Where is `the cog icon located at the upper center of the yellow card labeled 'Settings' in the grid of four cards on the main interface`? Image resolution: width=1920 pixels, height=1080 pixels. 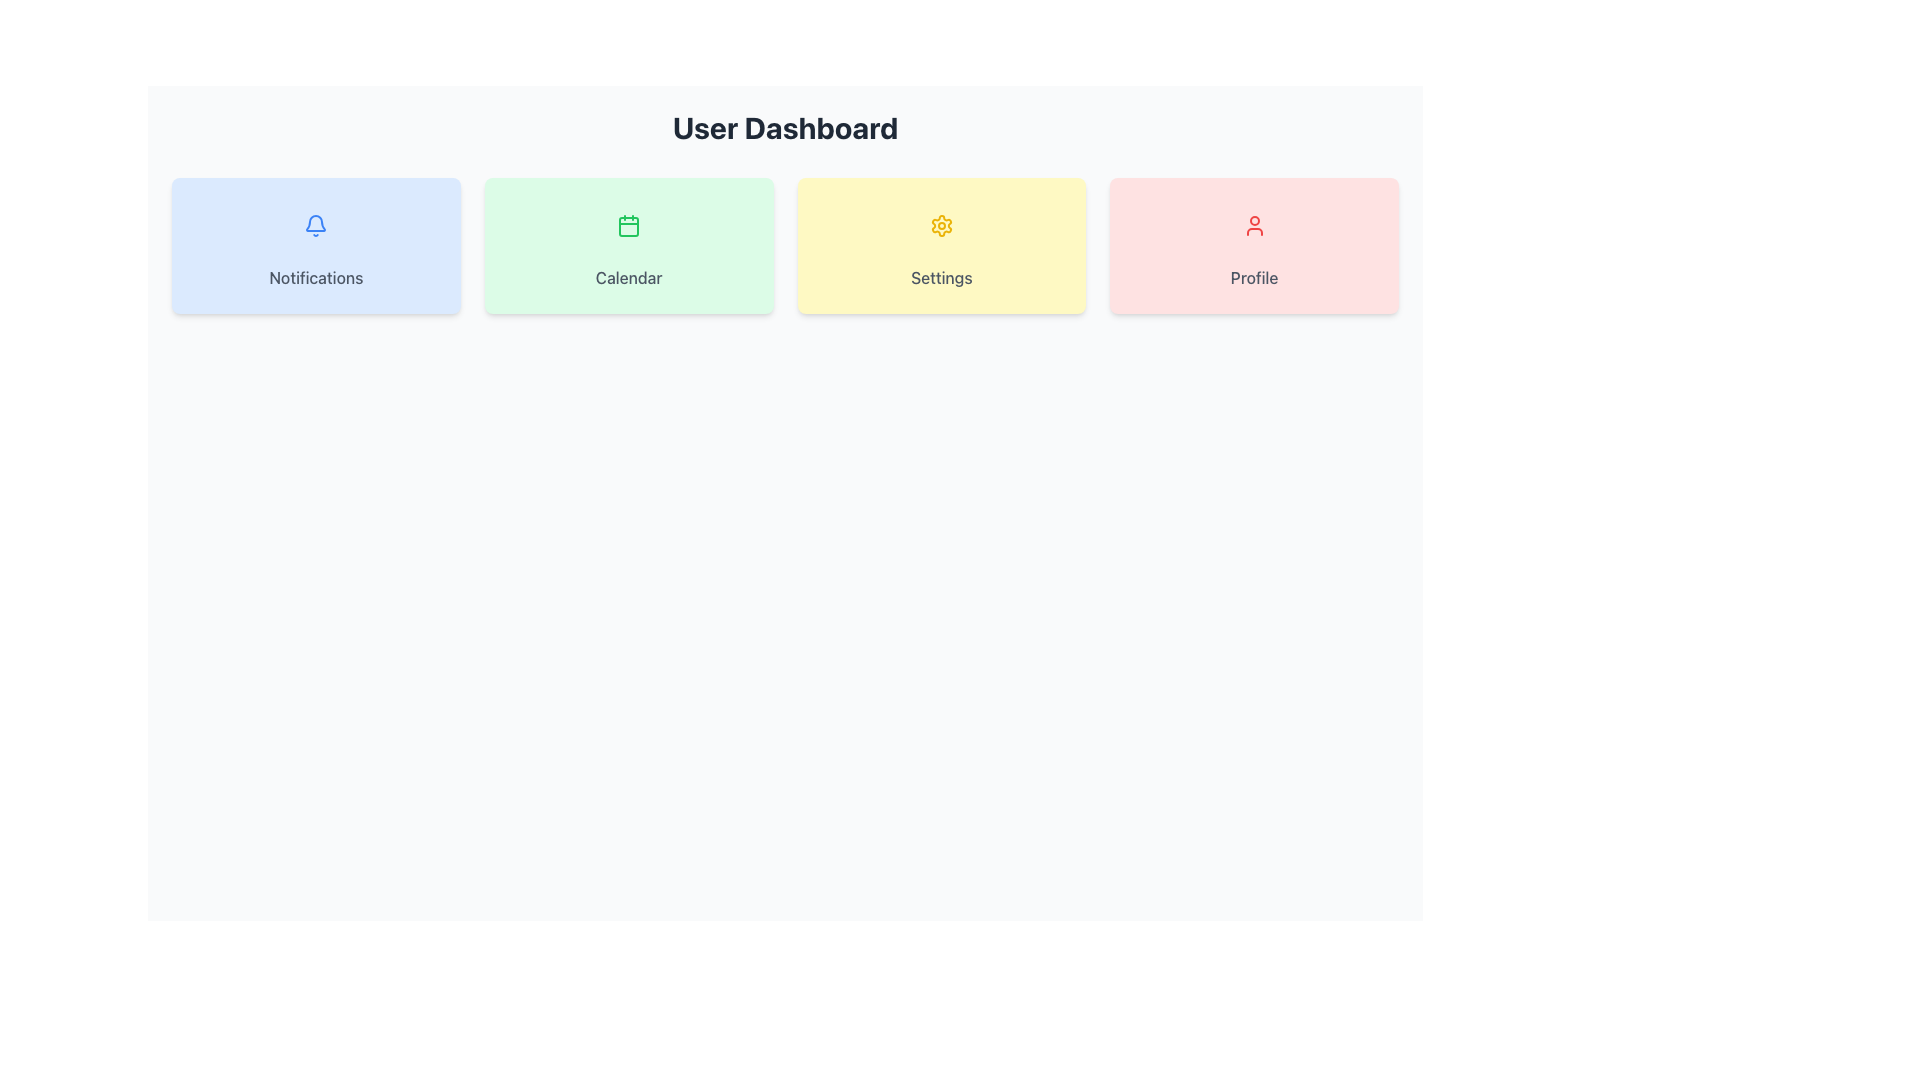 the cog icon located at the upper center of the yellow card labeled 'Settings' in the grid of four cards on the main interface is located at coordinates (940, 225).